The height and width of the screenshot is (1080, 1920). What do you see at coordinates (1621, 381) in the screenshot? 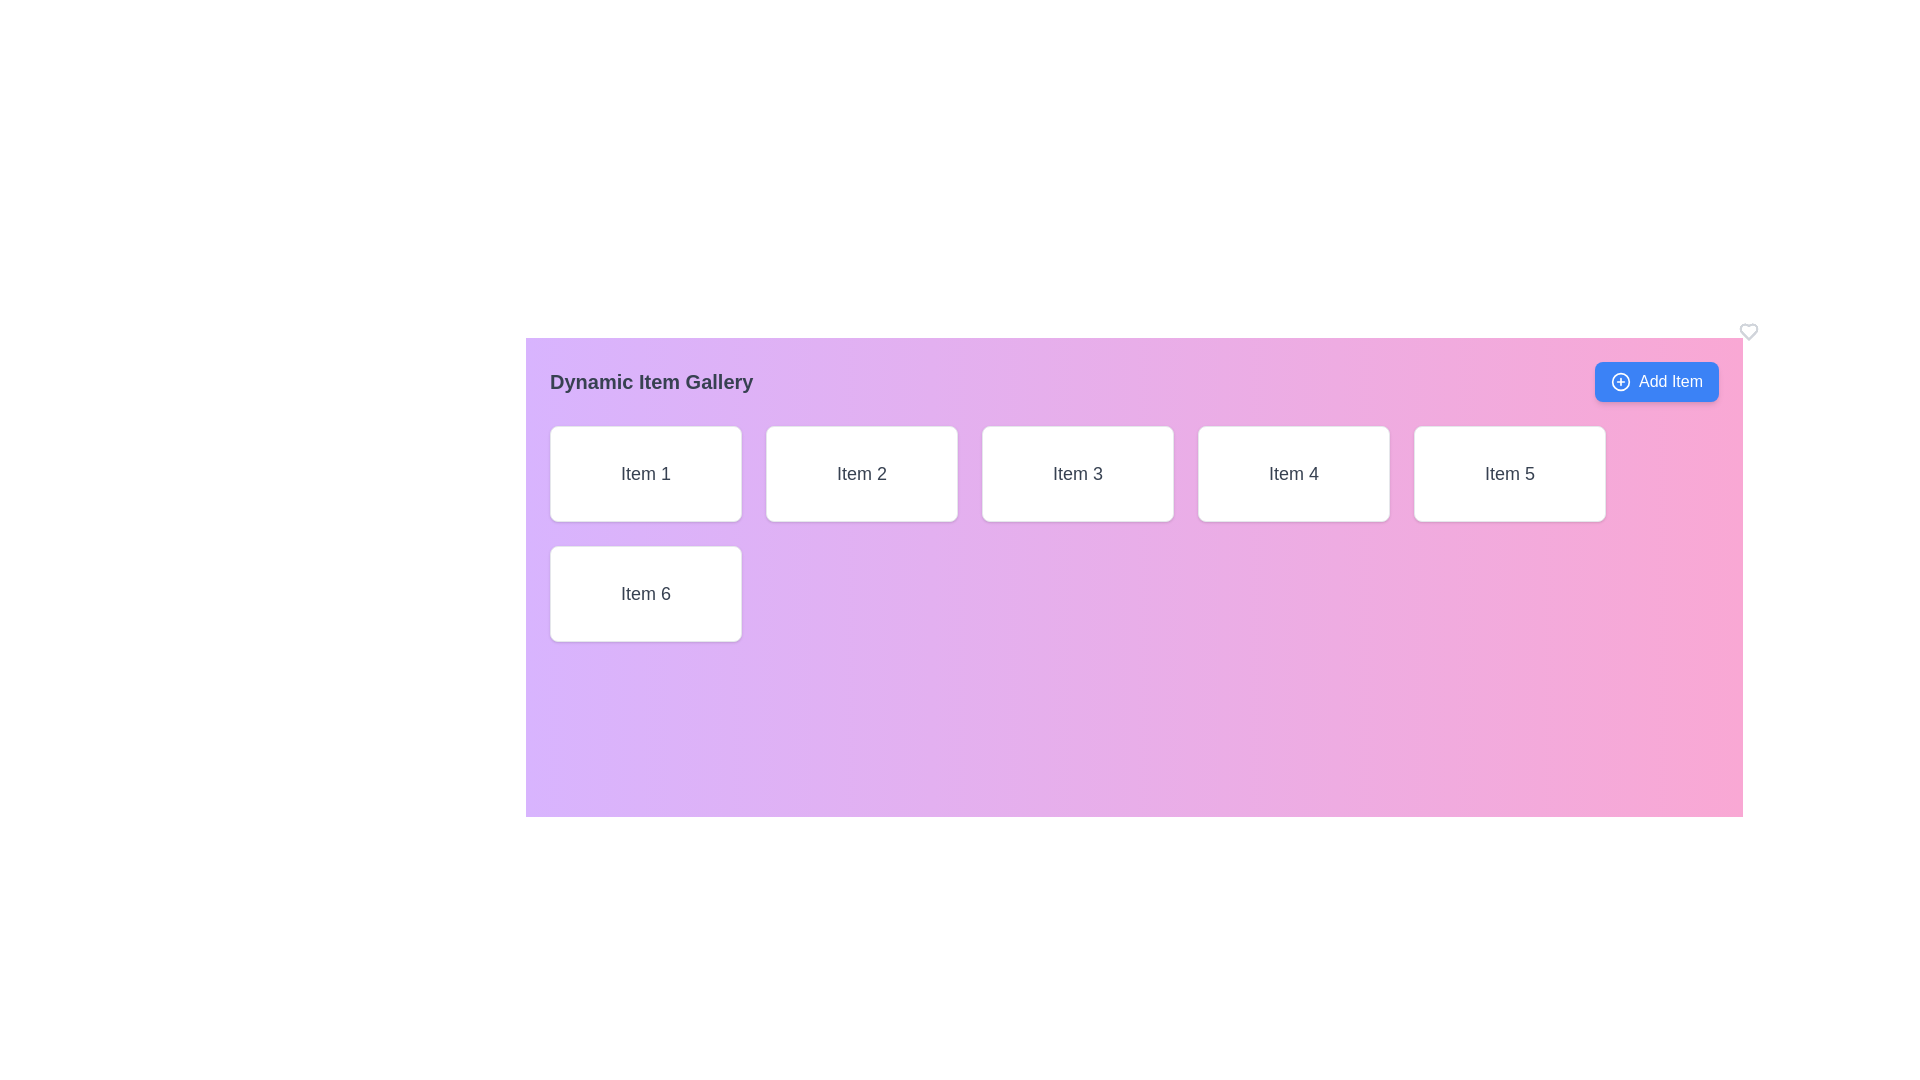
I see `the circular icon with a plus symbol located in the top-right corner of the blue 'Add Item' button` at bounding box center [1621, 381].